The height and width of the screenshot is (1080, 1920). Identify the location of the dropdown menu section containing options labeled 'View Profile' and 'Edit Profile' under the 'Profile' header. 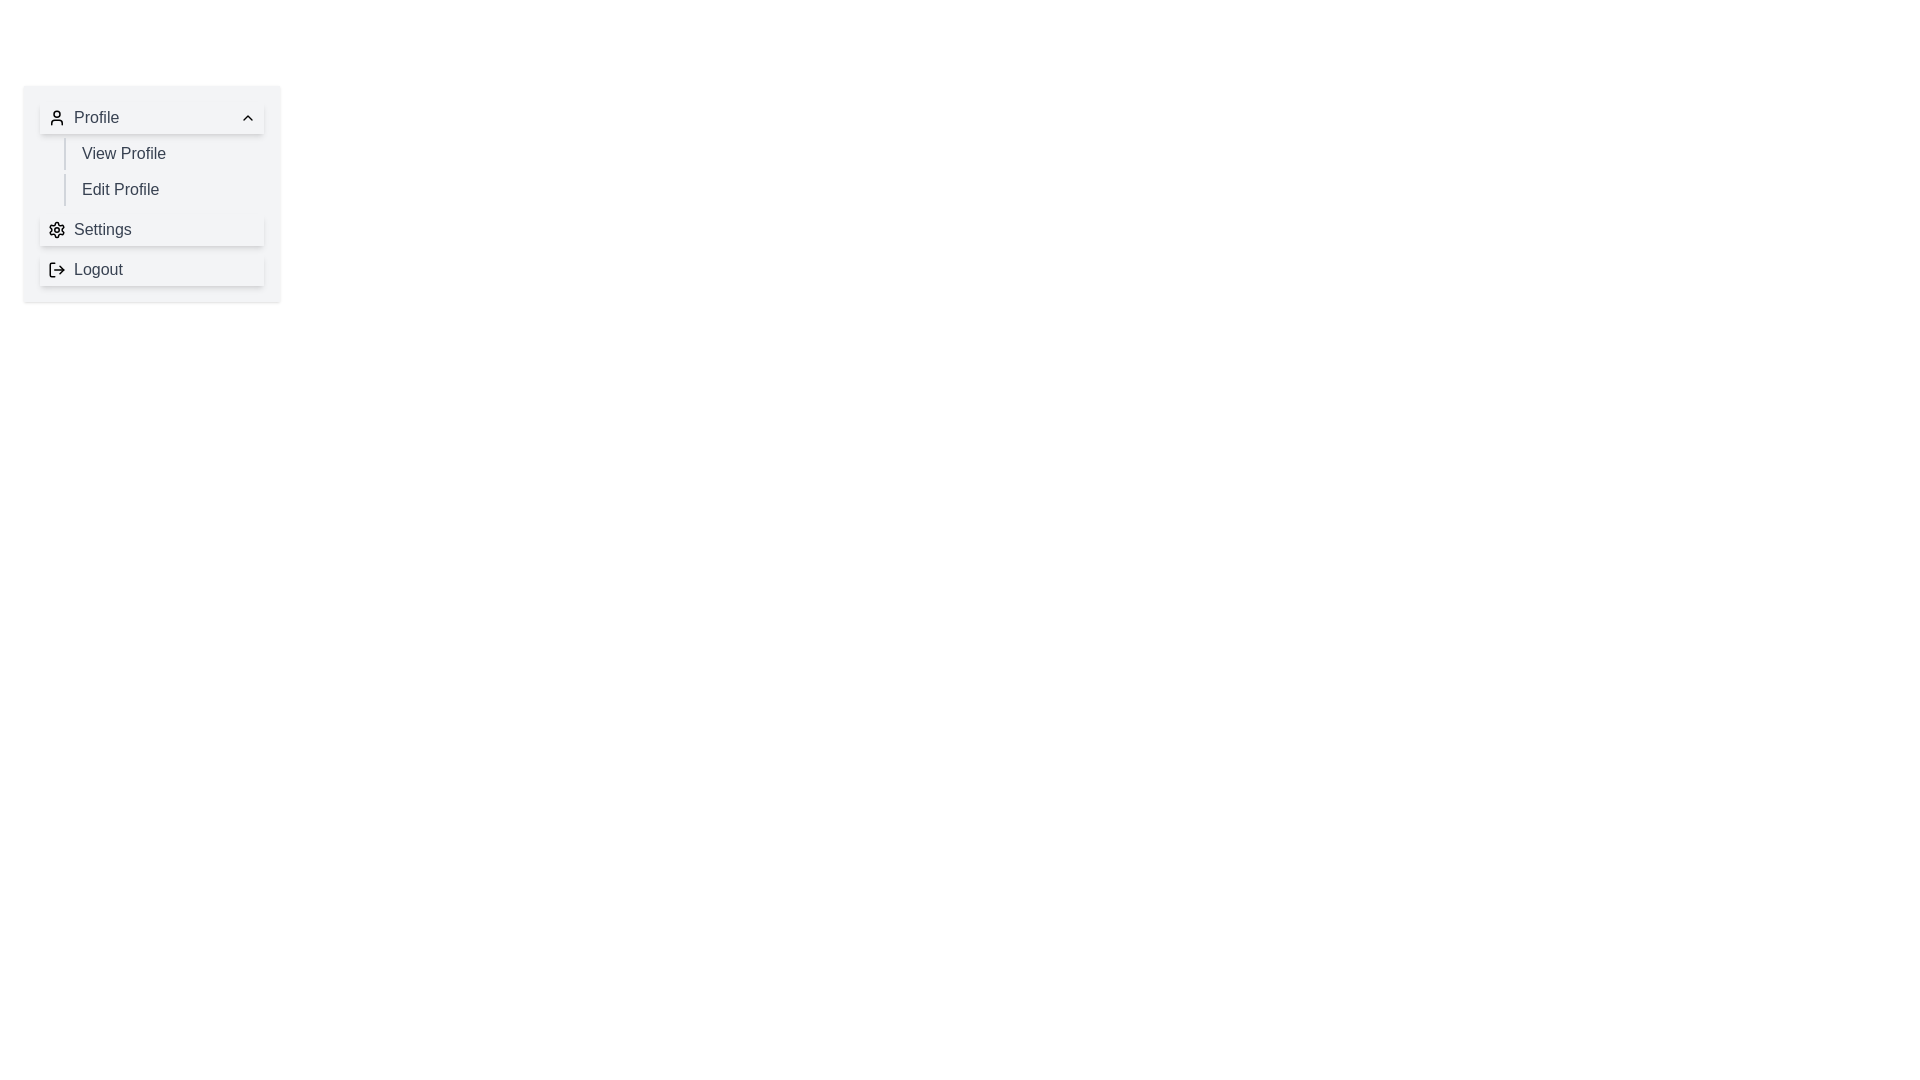
(151, 153).